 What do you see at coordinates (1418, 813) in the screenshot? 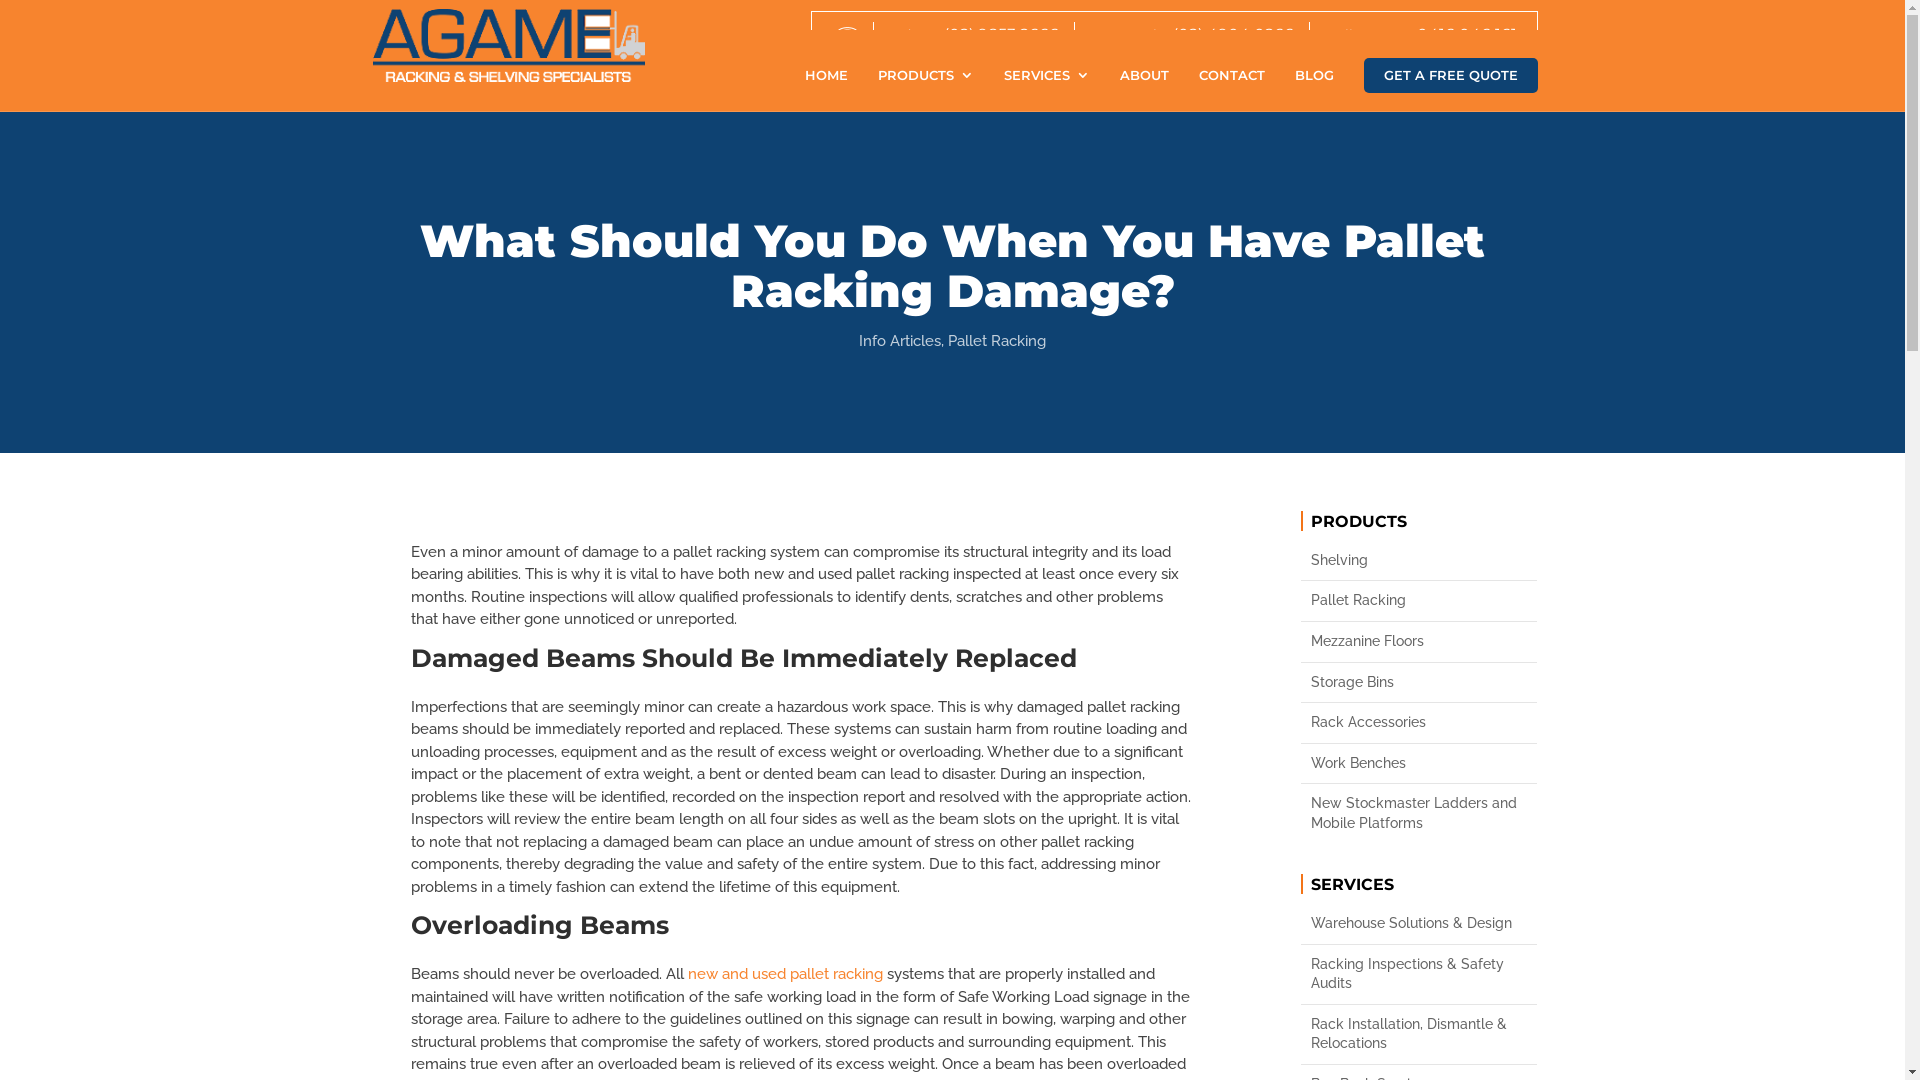
I see `'New Stockmaster Ladders and Mobile Platforms'` at bounding box center [1418, 813].